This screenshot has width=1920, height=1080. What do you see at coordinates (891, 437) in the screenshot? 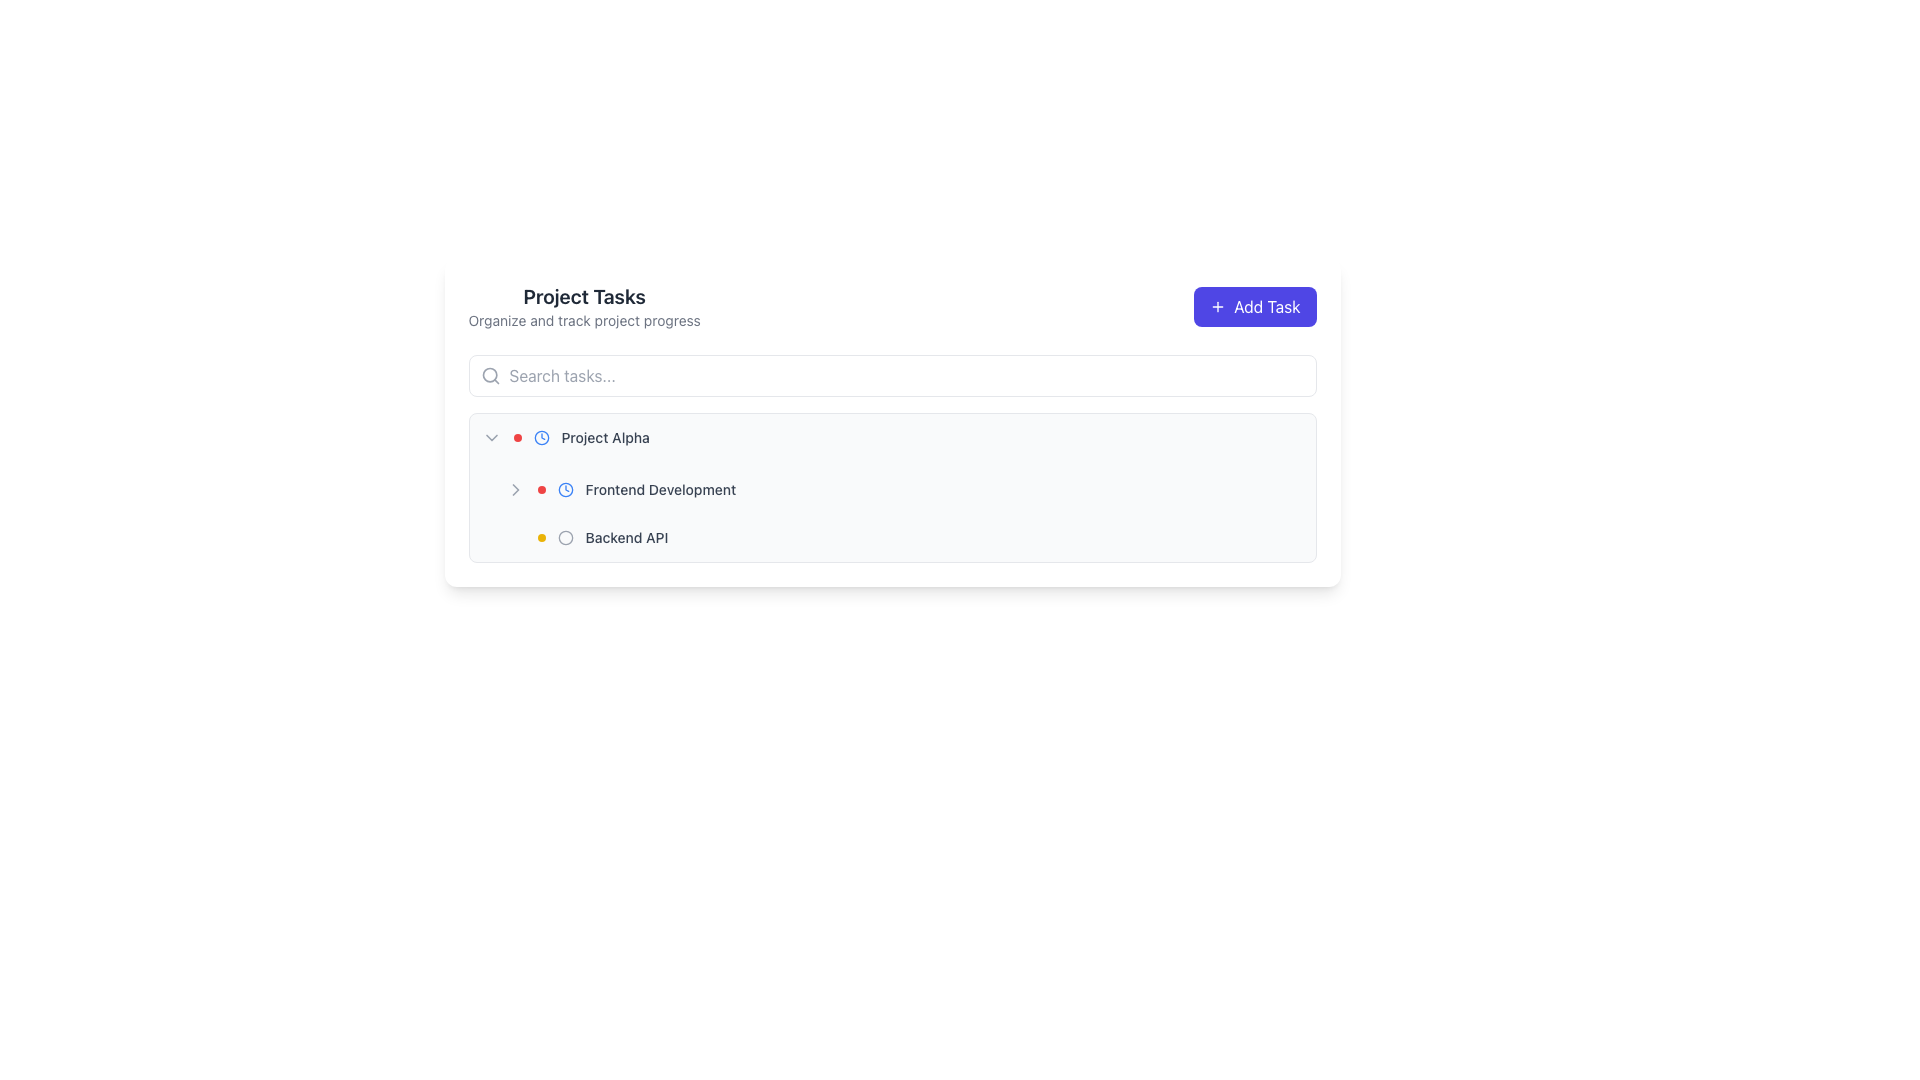
I see `the task entry titled 'Project Alpha'` at bounding box center [891, 437].